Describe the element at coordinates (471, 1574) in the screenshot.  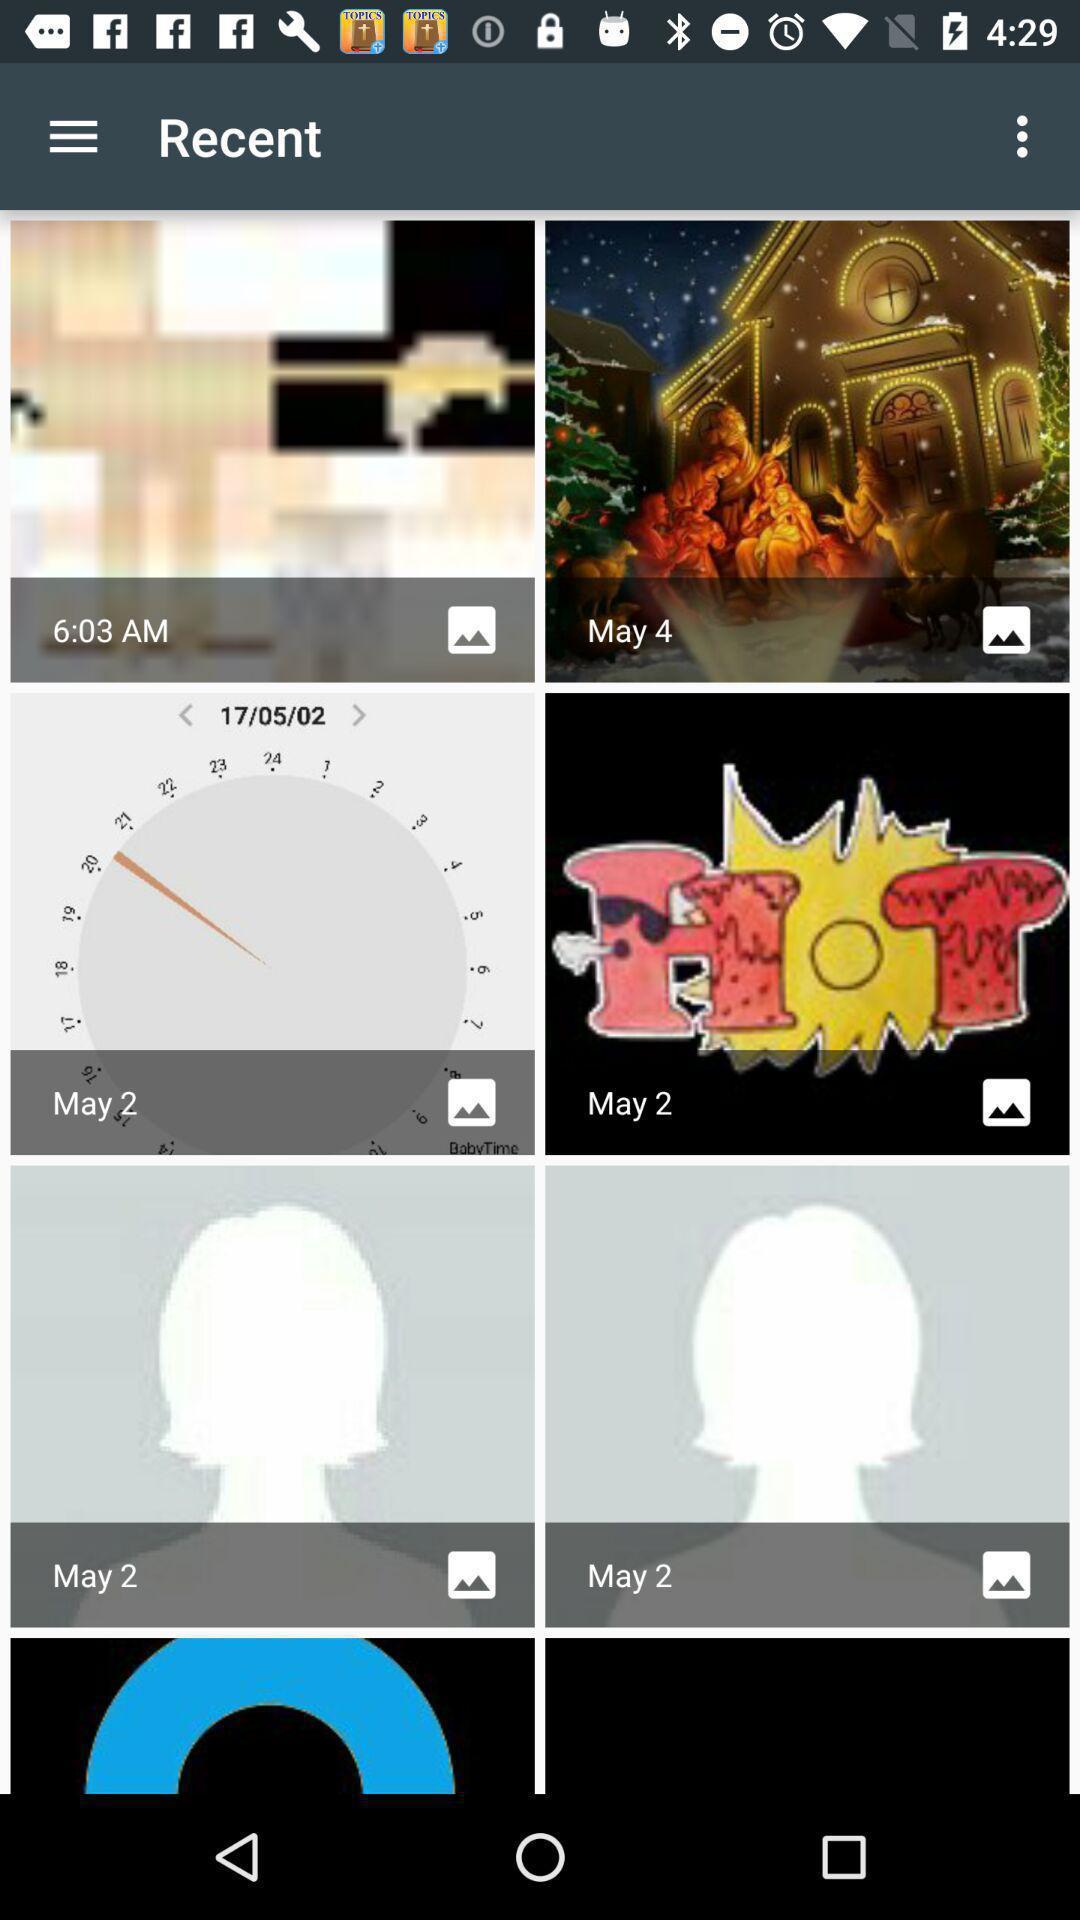
I see `the image icon of third row 1st image` at that location.